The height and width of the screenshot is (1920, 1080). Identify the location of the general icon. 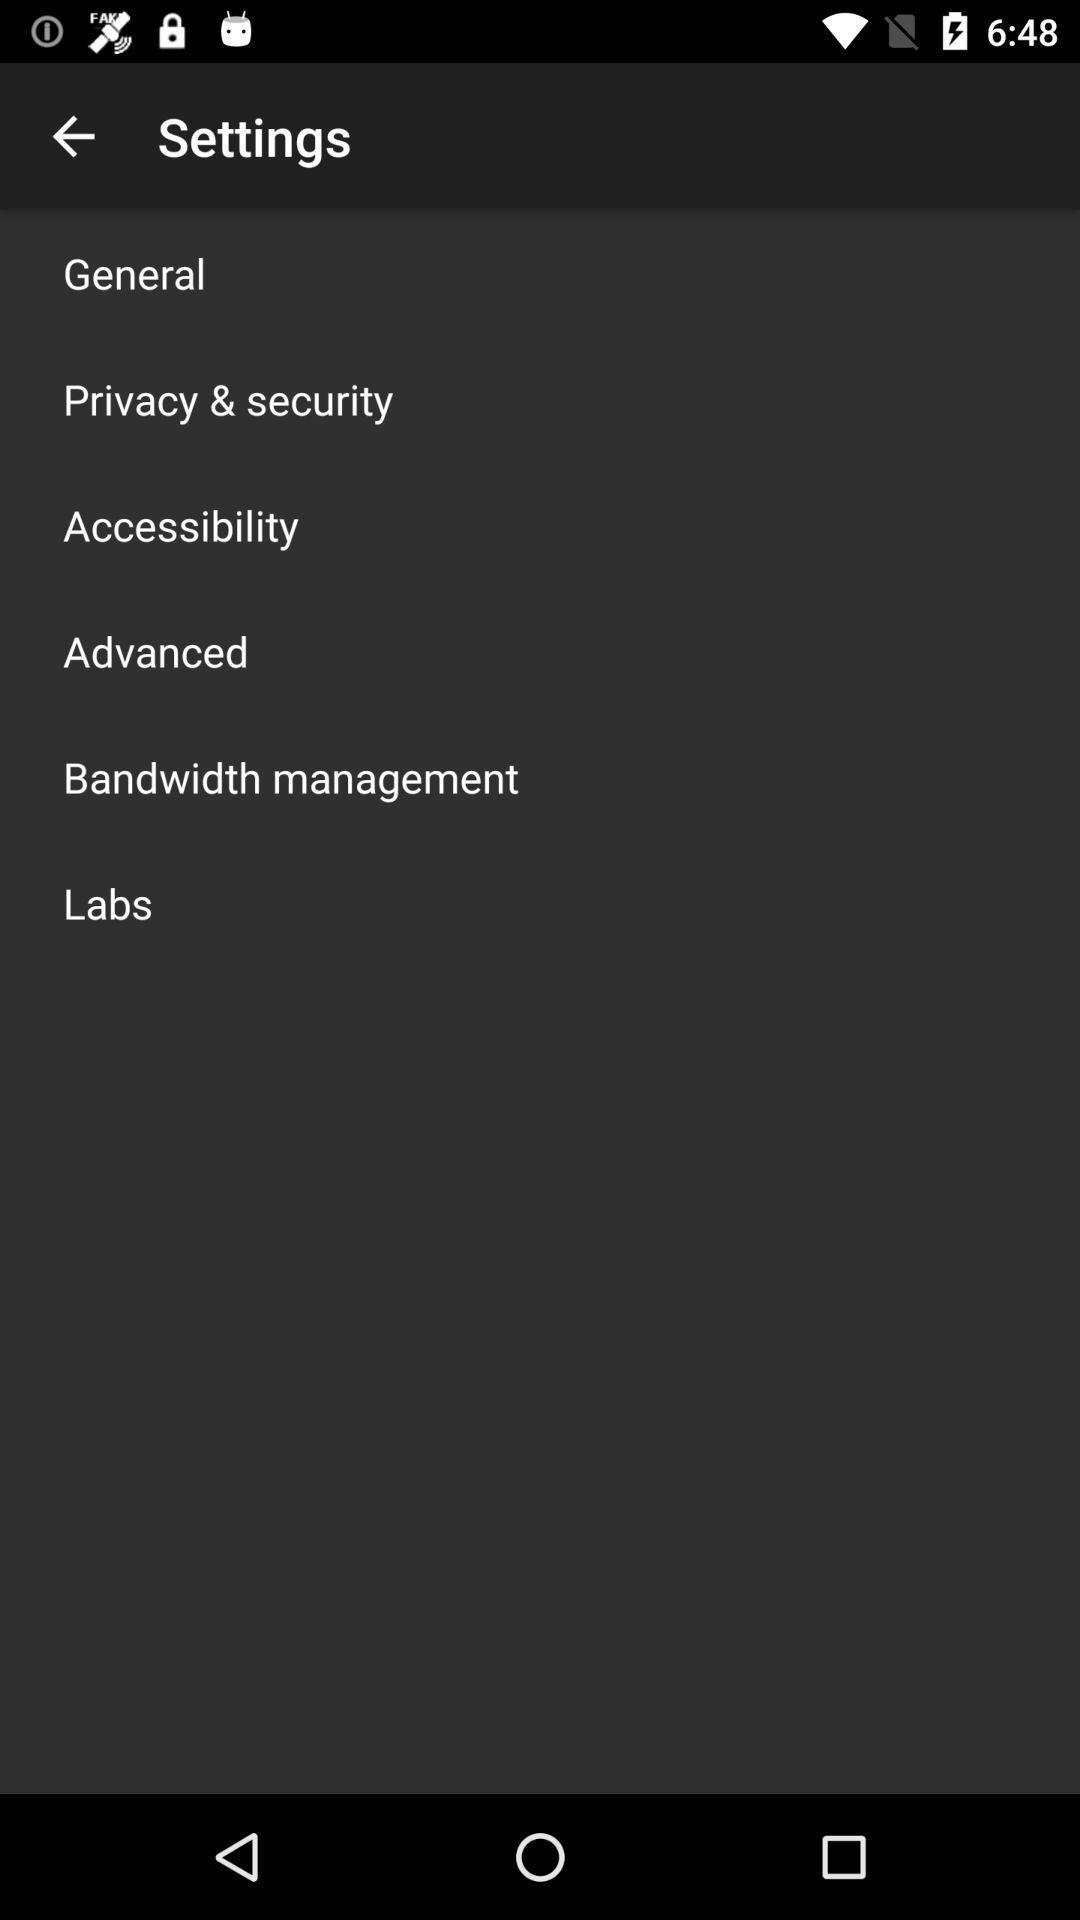
(134, 272).